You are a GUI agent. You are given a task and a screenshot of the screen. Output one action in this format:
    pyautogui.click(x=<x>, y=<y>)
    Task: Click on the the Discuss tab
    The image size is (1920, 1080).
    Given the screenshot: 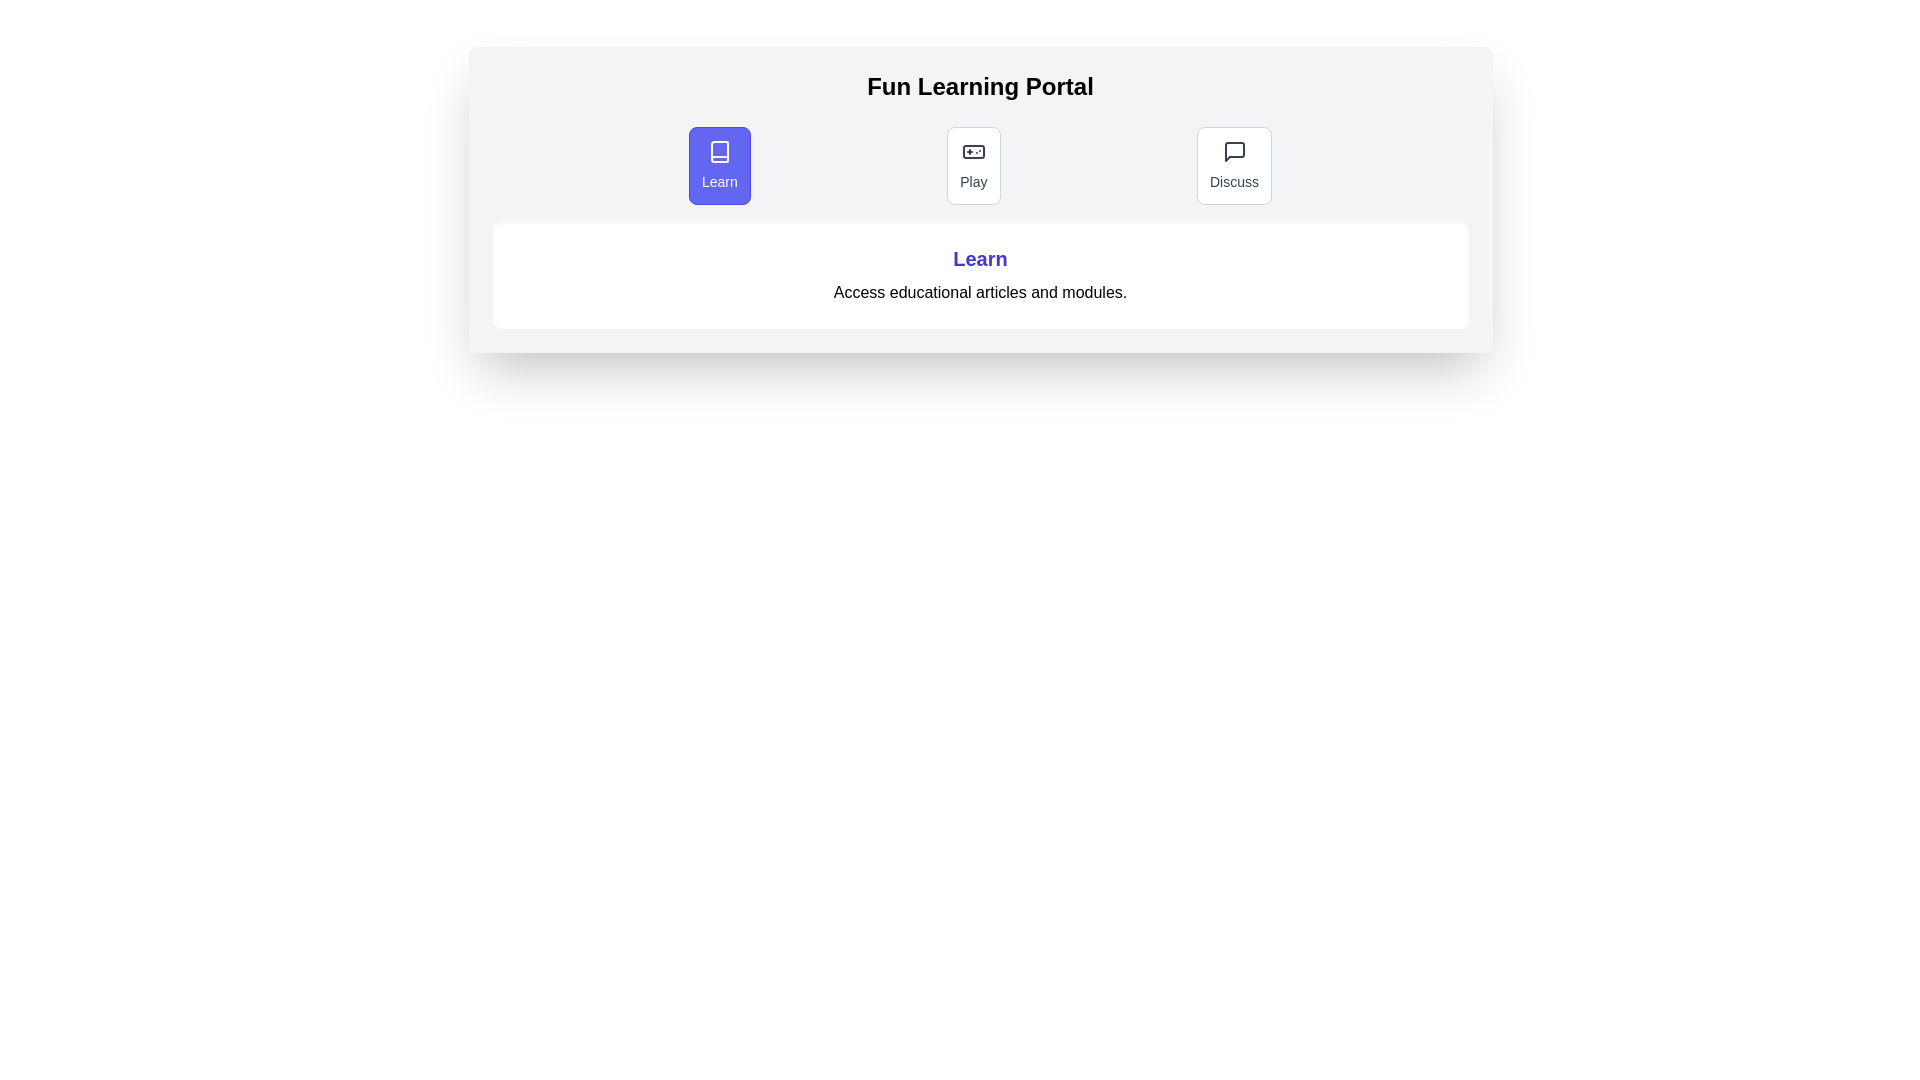 What is the action you would take?
    pyautogui.click(x=1233, y=164)
    